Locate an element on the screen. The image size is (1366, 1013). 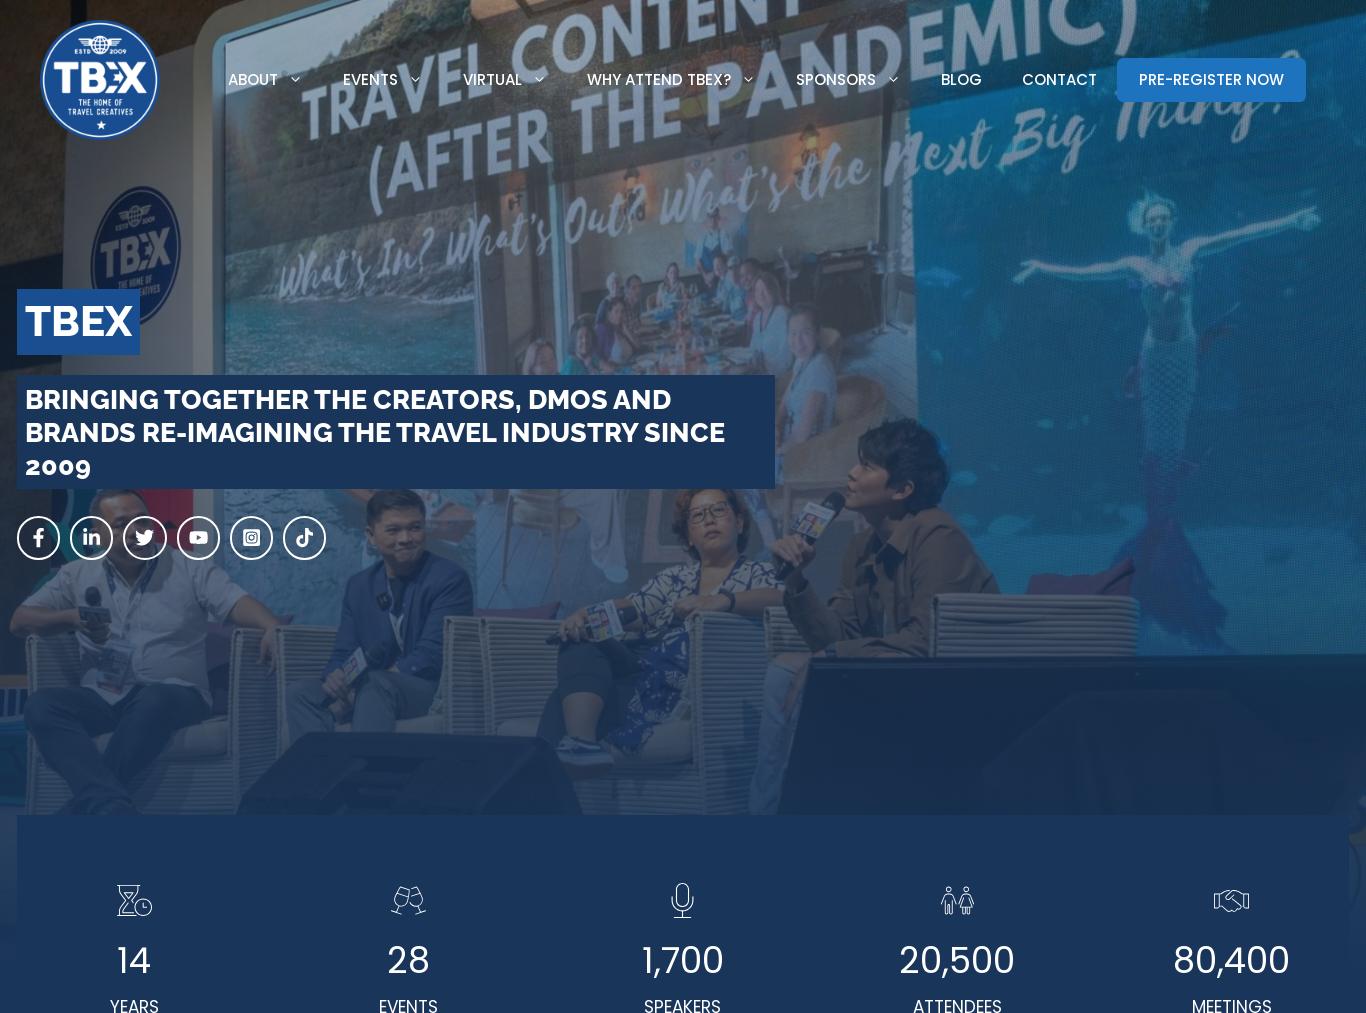
'28' is located at coordinates (407, 960).